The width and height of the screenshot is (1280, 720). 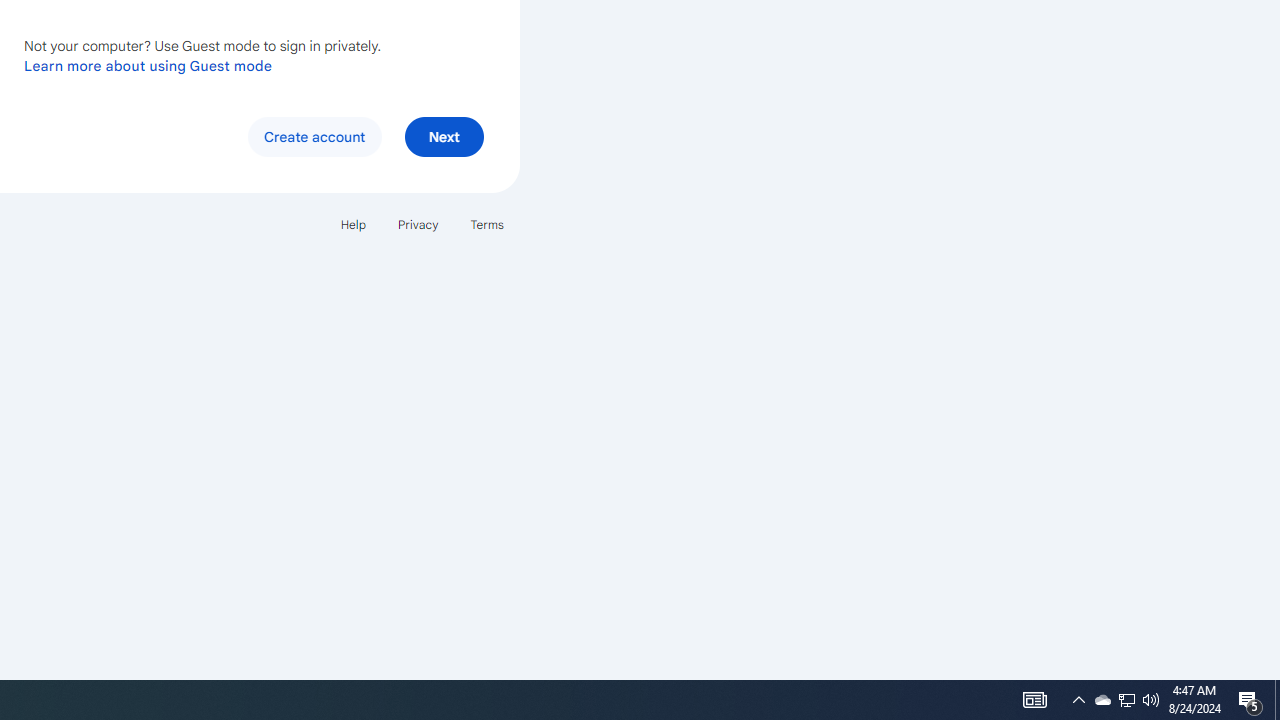 What do you see at coordinates (443, 135) in the screenshot?
I see `'Next'` at bounding box center [443, 135].